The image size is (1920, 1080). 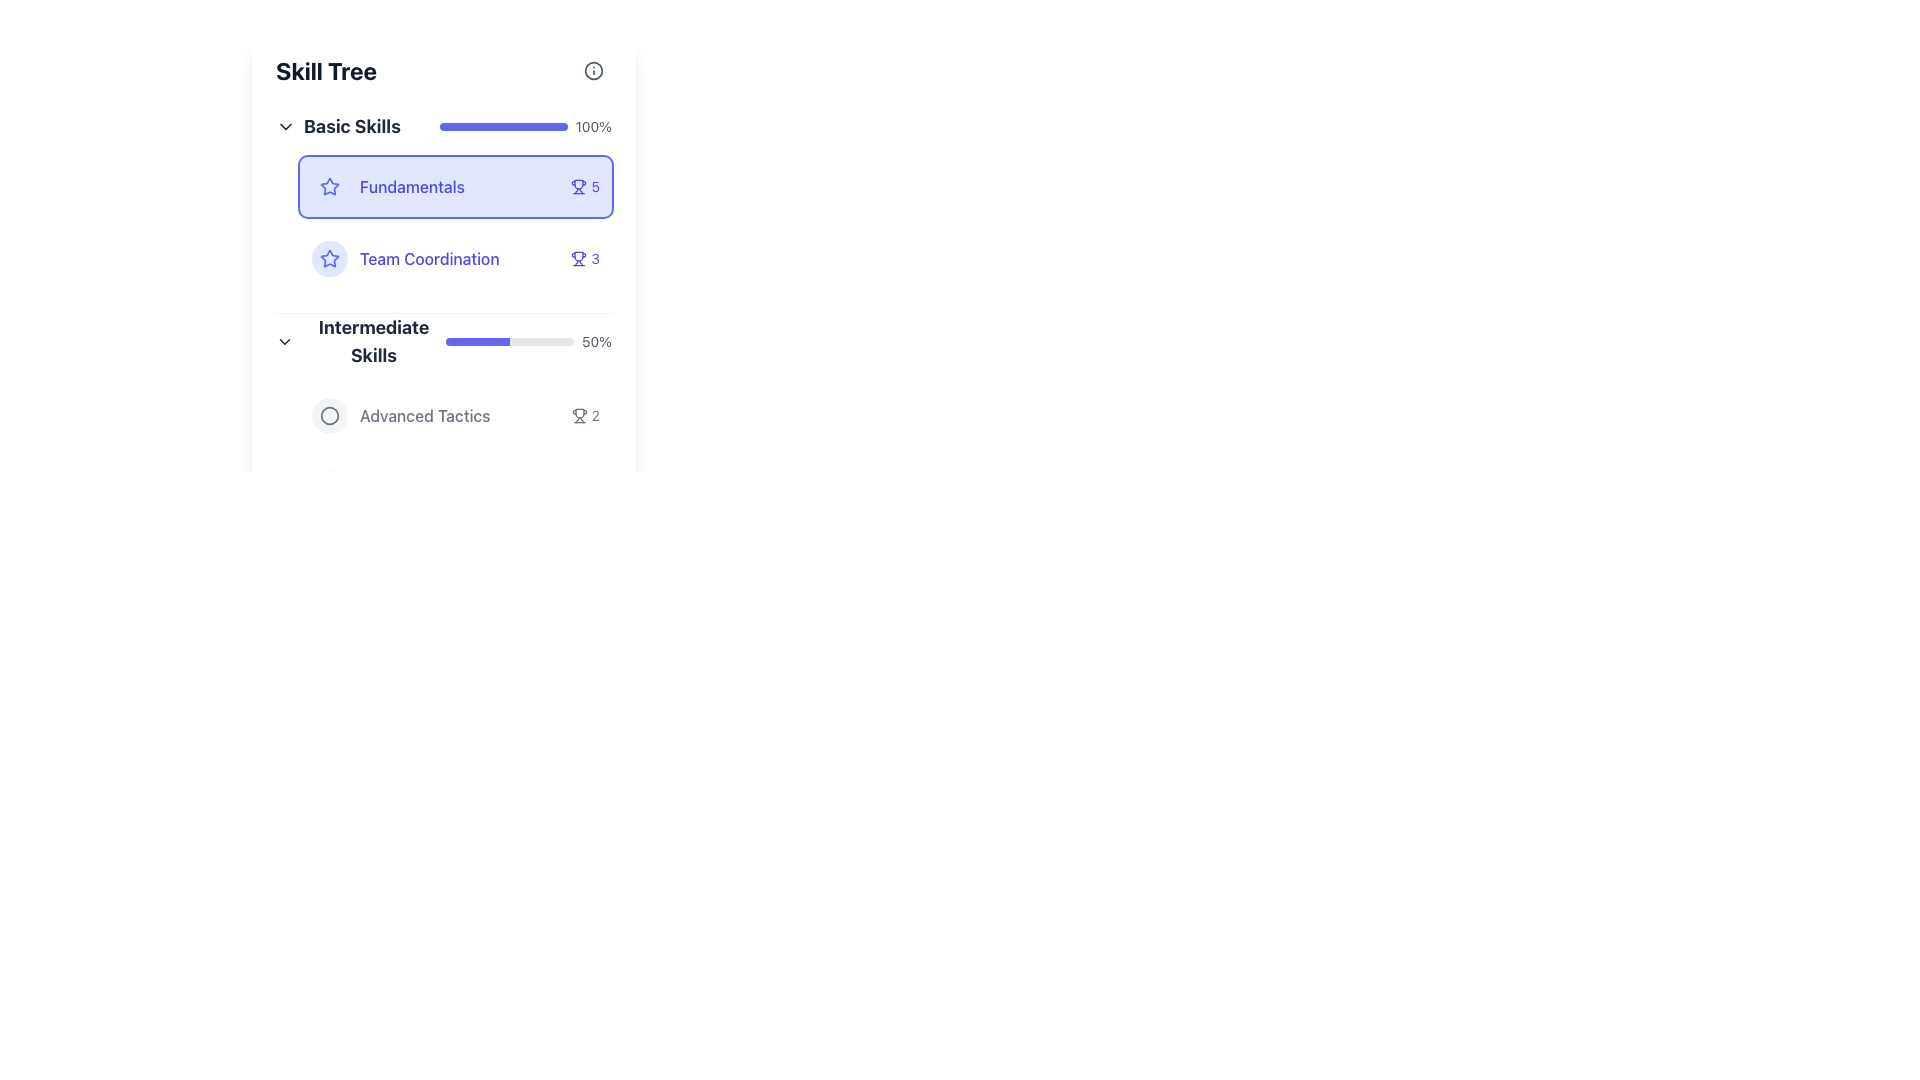 What do you see at coordinates (455, 223) in the screenshot?
I see `the card-style informational component in the 'Skill Tree' interface that displays 'Fundamentals' and 'Team Coordination' with associated trophy icons` at bounding box center [455, 223].